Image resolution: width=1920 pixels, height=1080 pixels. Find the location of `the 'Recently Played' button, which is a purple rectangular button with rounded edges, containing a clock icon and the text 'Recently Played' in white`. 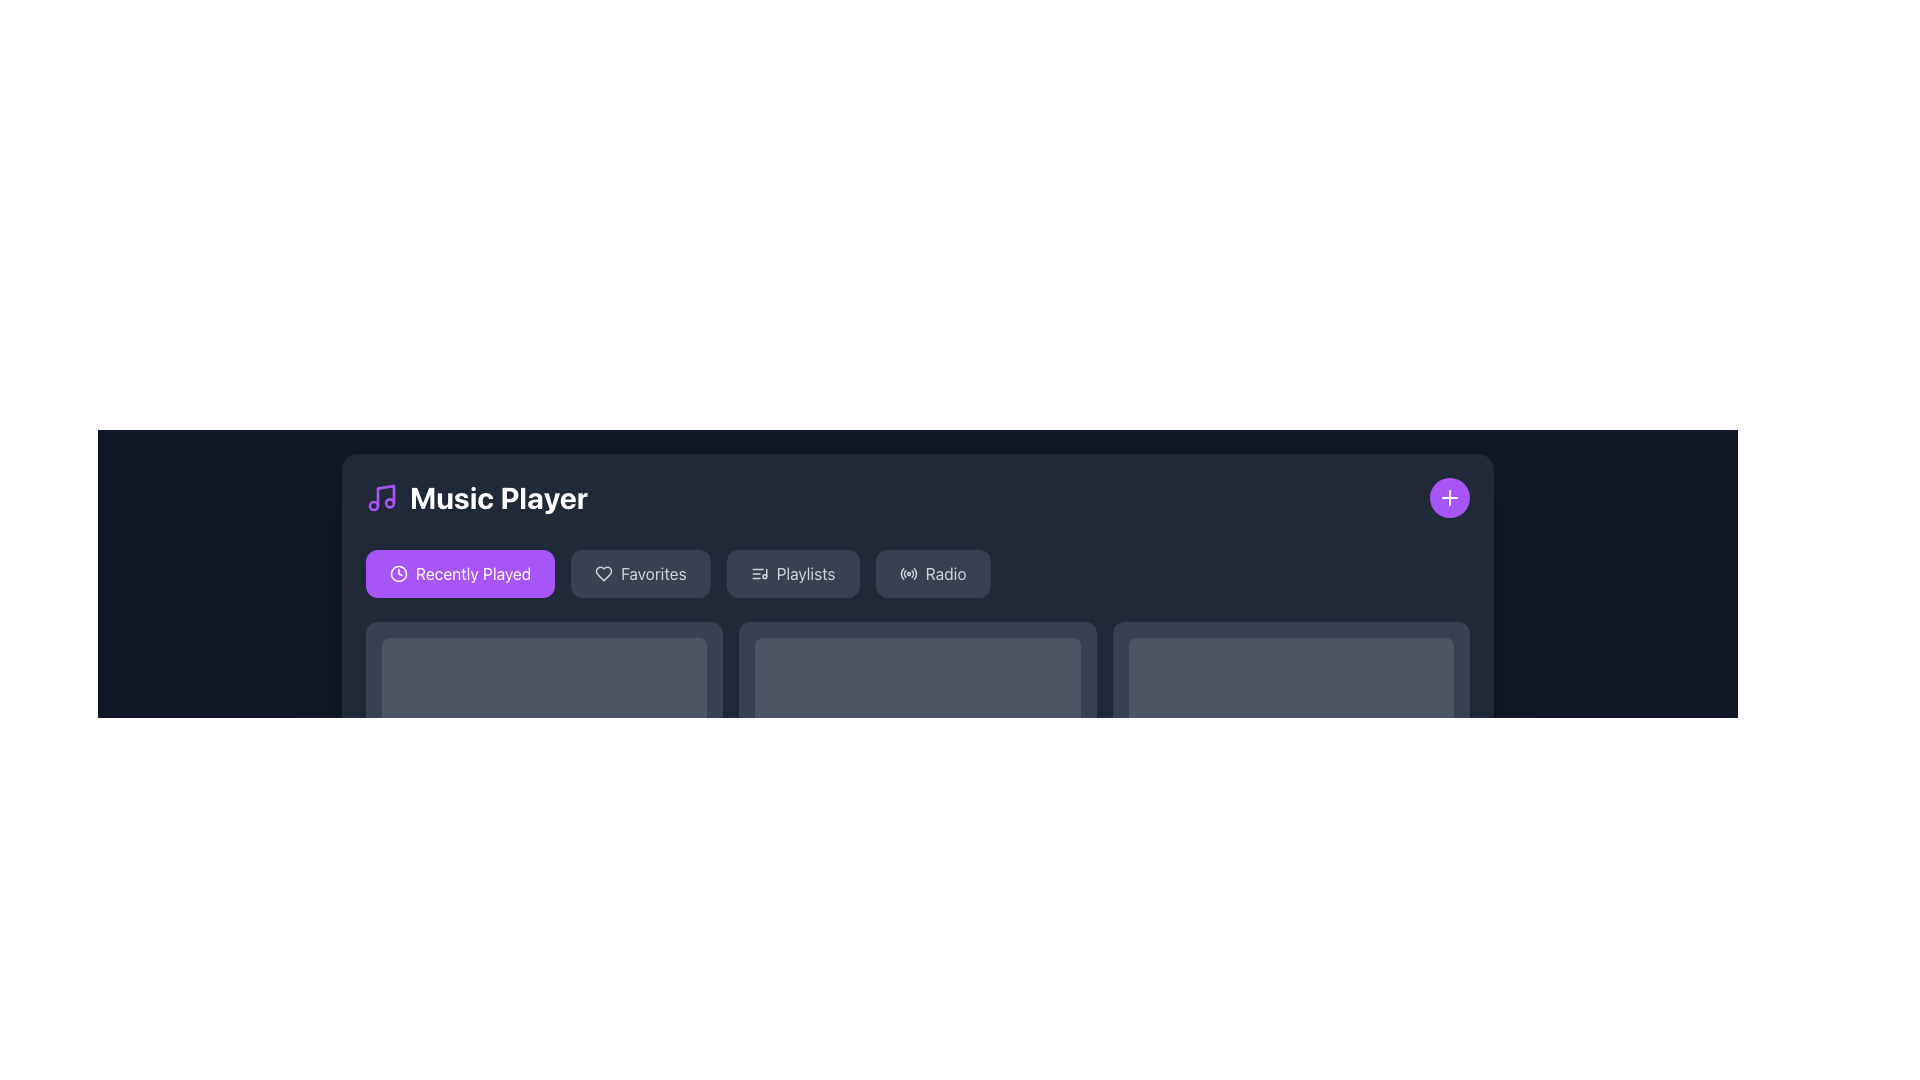

the 'Recently Played' button, which is a purple rectangular button with rounded edges, containing a clock icon and the text 'Recently Played' in white is located at coordinates (459, 574).